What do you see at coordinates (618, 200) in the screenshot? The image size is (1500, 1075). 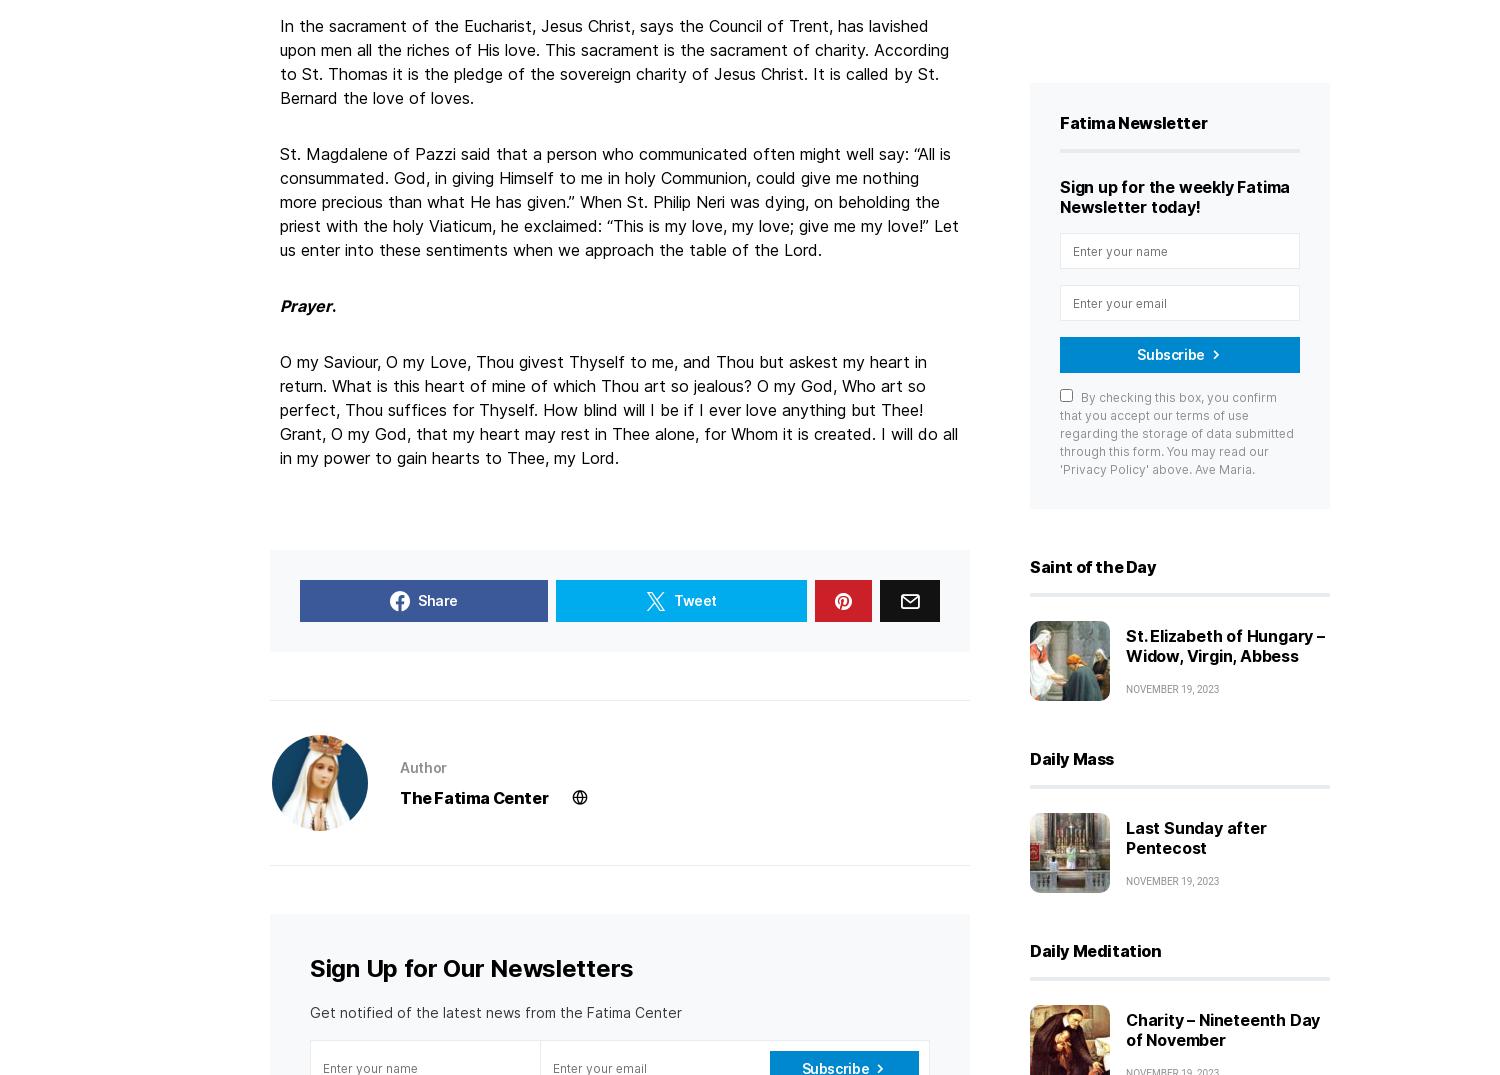 I see `'St. Magdalene of Pazzi said that a person who communicated often might well say: “All is consummated. God, in giving Himself to me in holy Communion, could give me nothing more precious than what He has given.” When St. Philip Neri was dying, on beholding the priest with the holy Viaticum, he exclaimed: “This is my love, my love; give me my love!” Let us enter into these sentiments when we approach the table of the Lord.'` at bounding box center [618, 200].